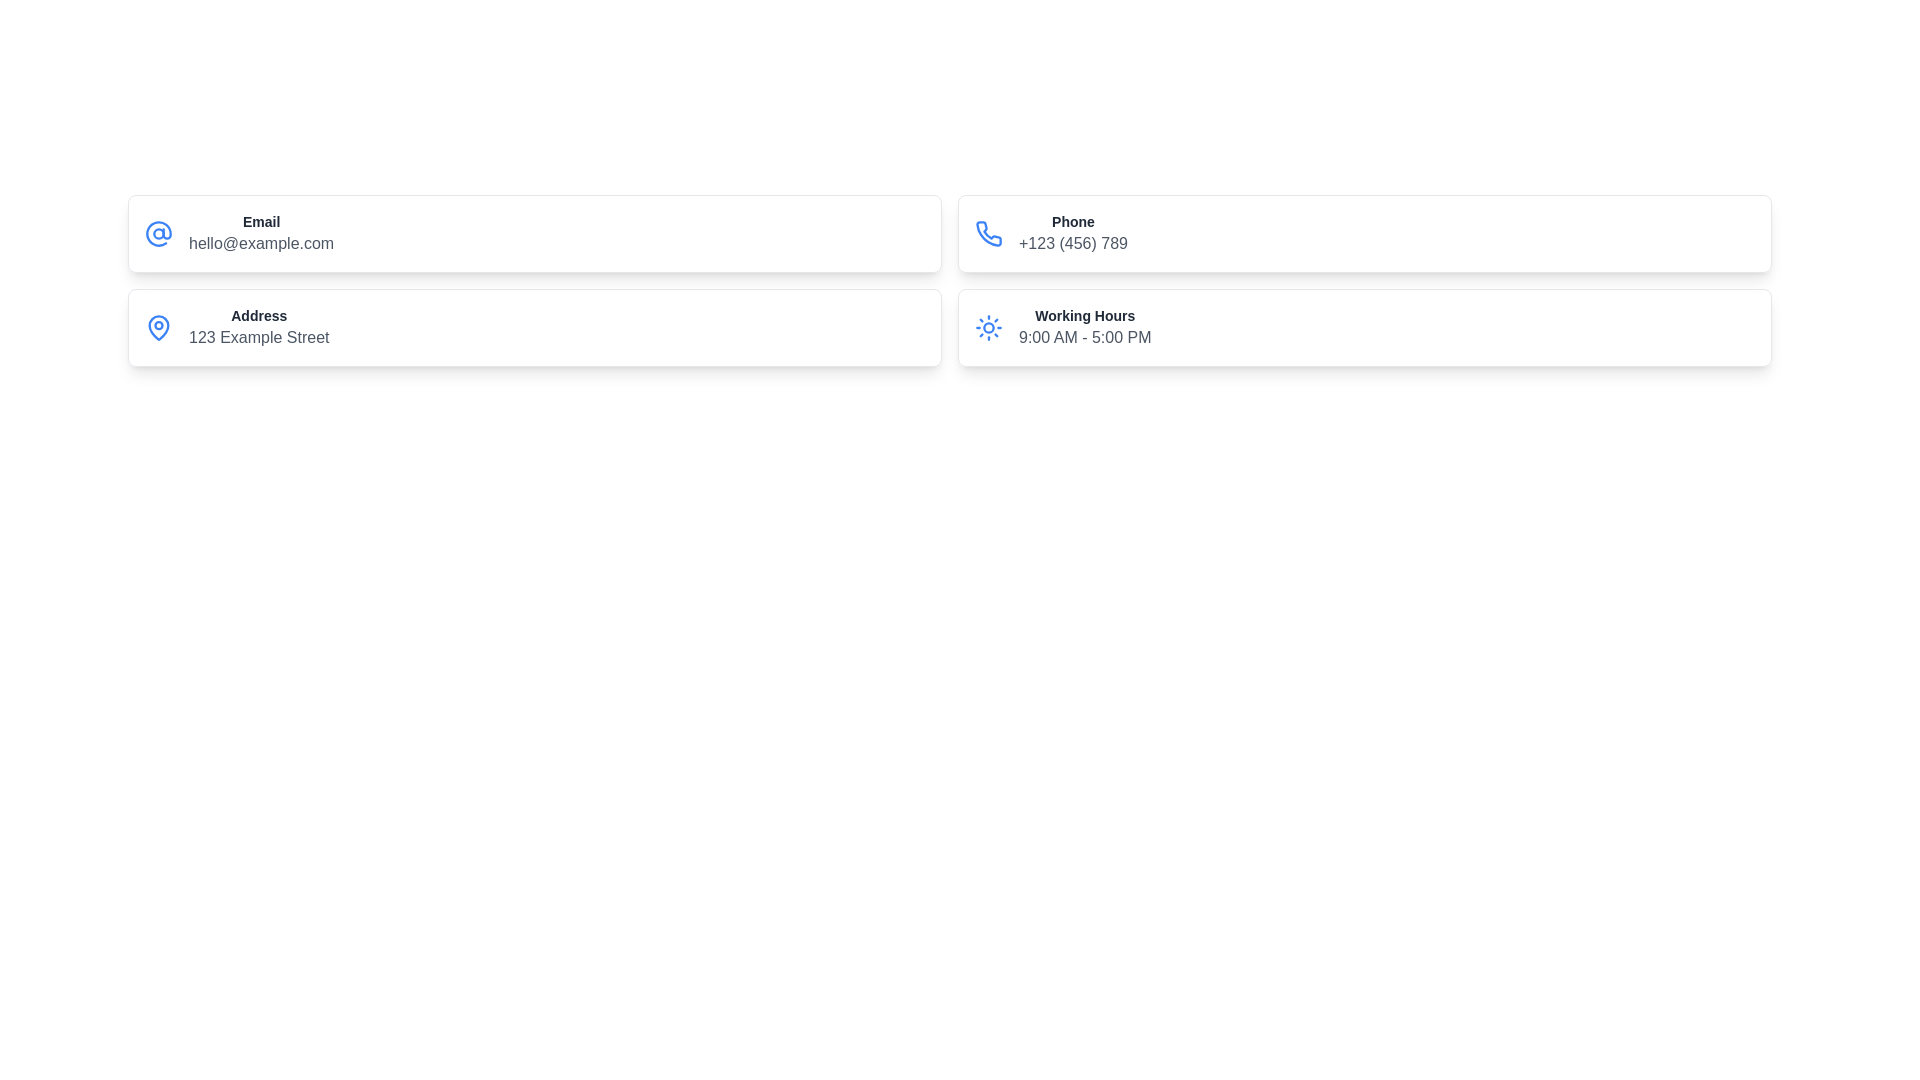  Describe the element at coordinates (1084, 337) in the screenshot. I see `the Text Label displaying '9:00 AM - 5:00 PM', styled in gray color, located beneath the 'Working Hours' text` at that location.